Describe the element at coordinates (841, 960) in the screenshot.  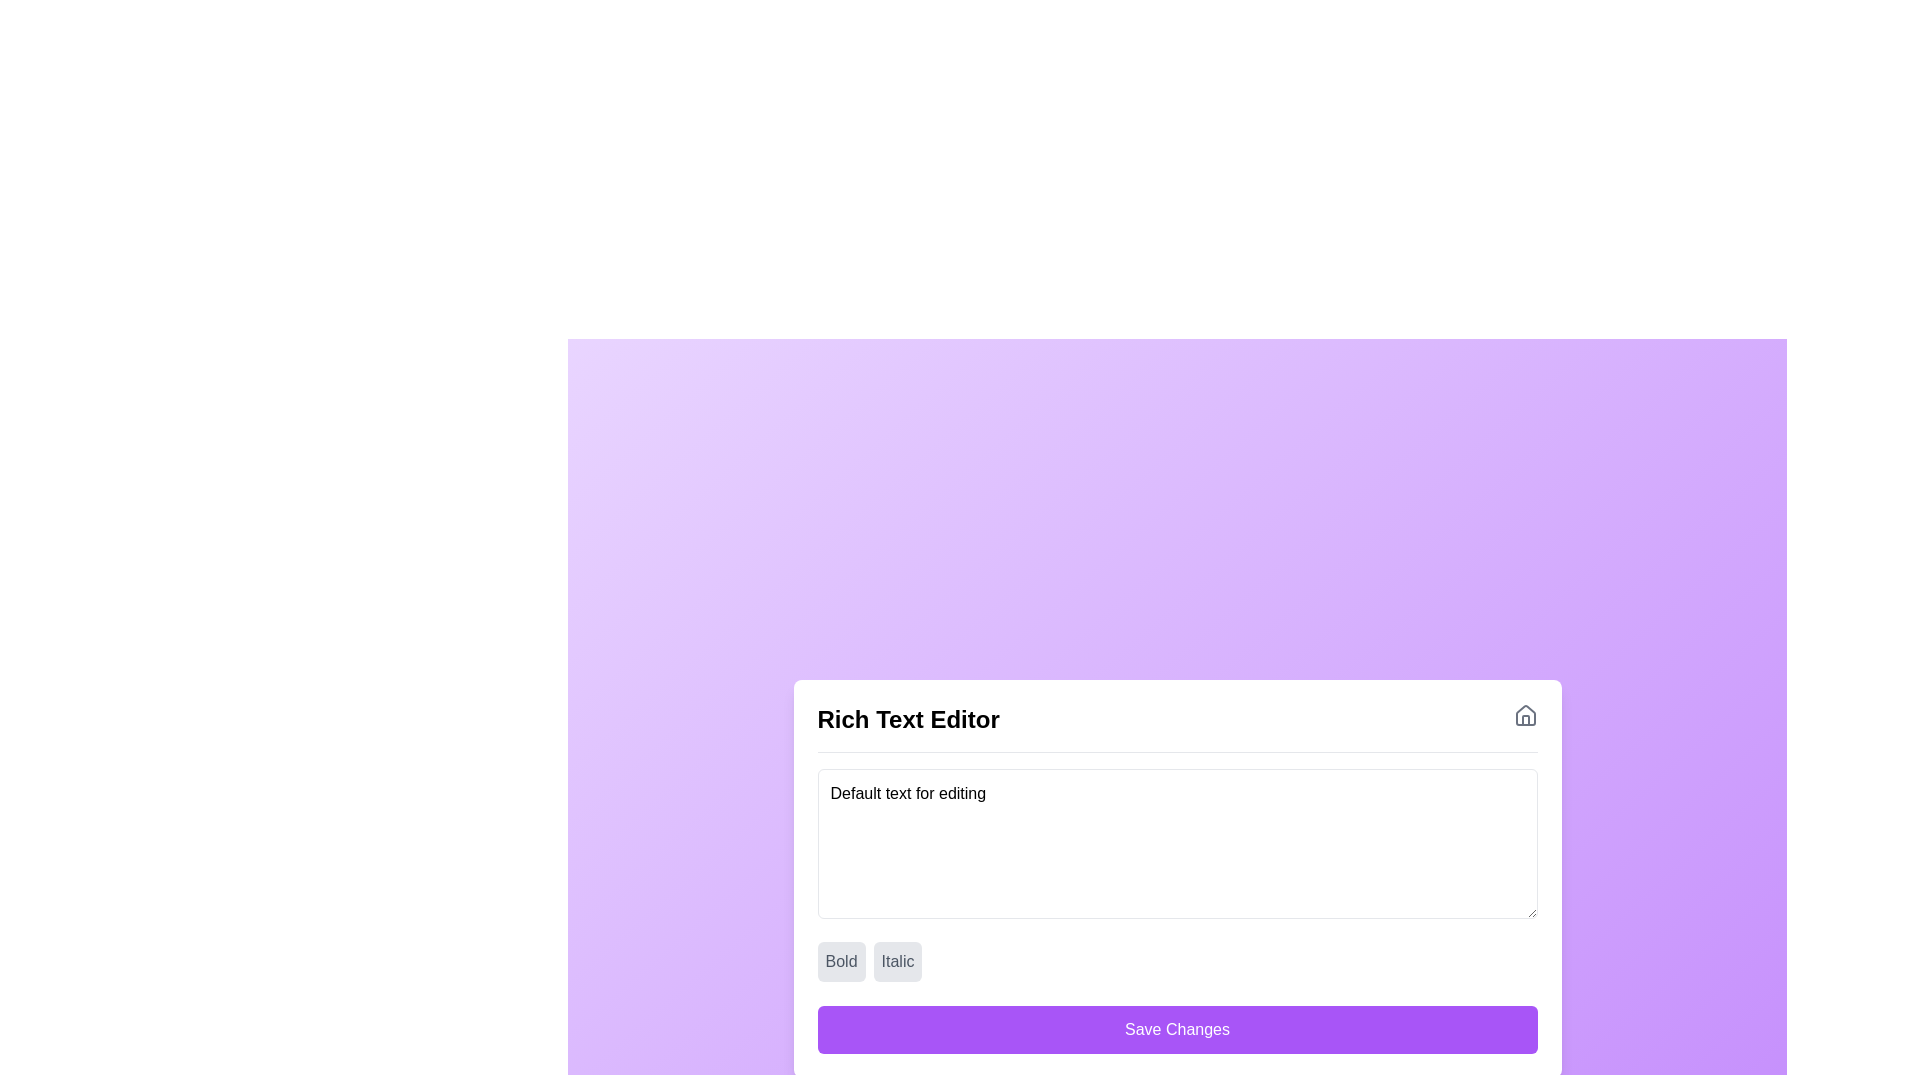
I see `the bold formatting button located to the left of the 'Italic' button in the text editor` at that location.